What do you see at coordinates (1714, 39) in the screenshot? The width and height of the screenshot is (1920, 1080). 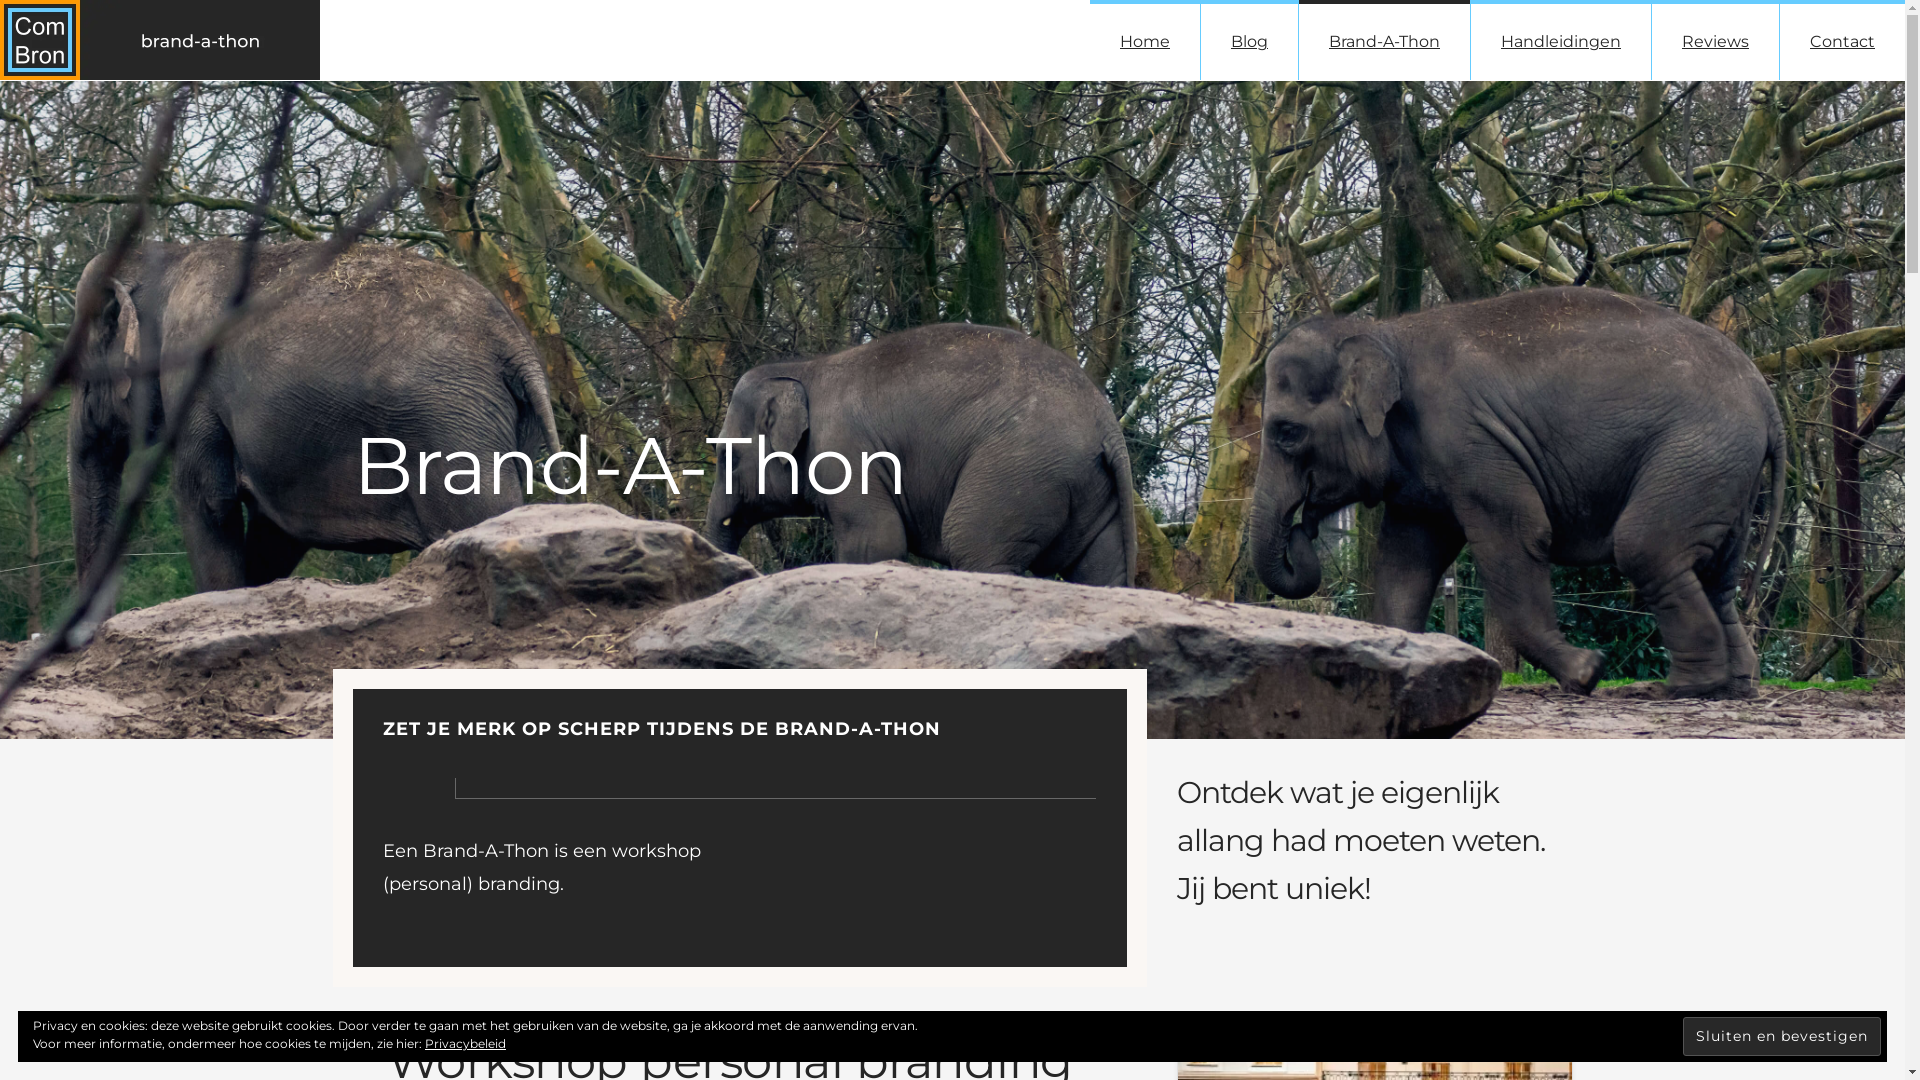 I see `'Reviews'` at bounding box center [1714, 39].